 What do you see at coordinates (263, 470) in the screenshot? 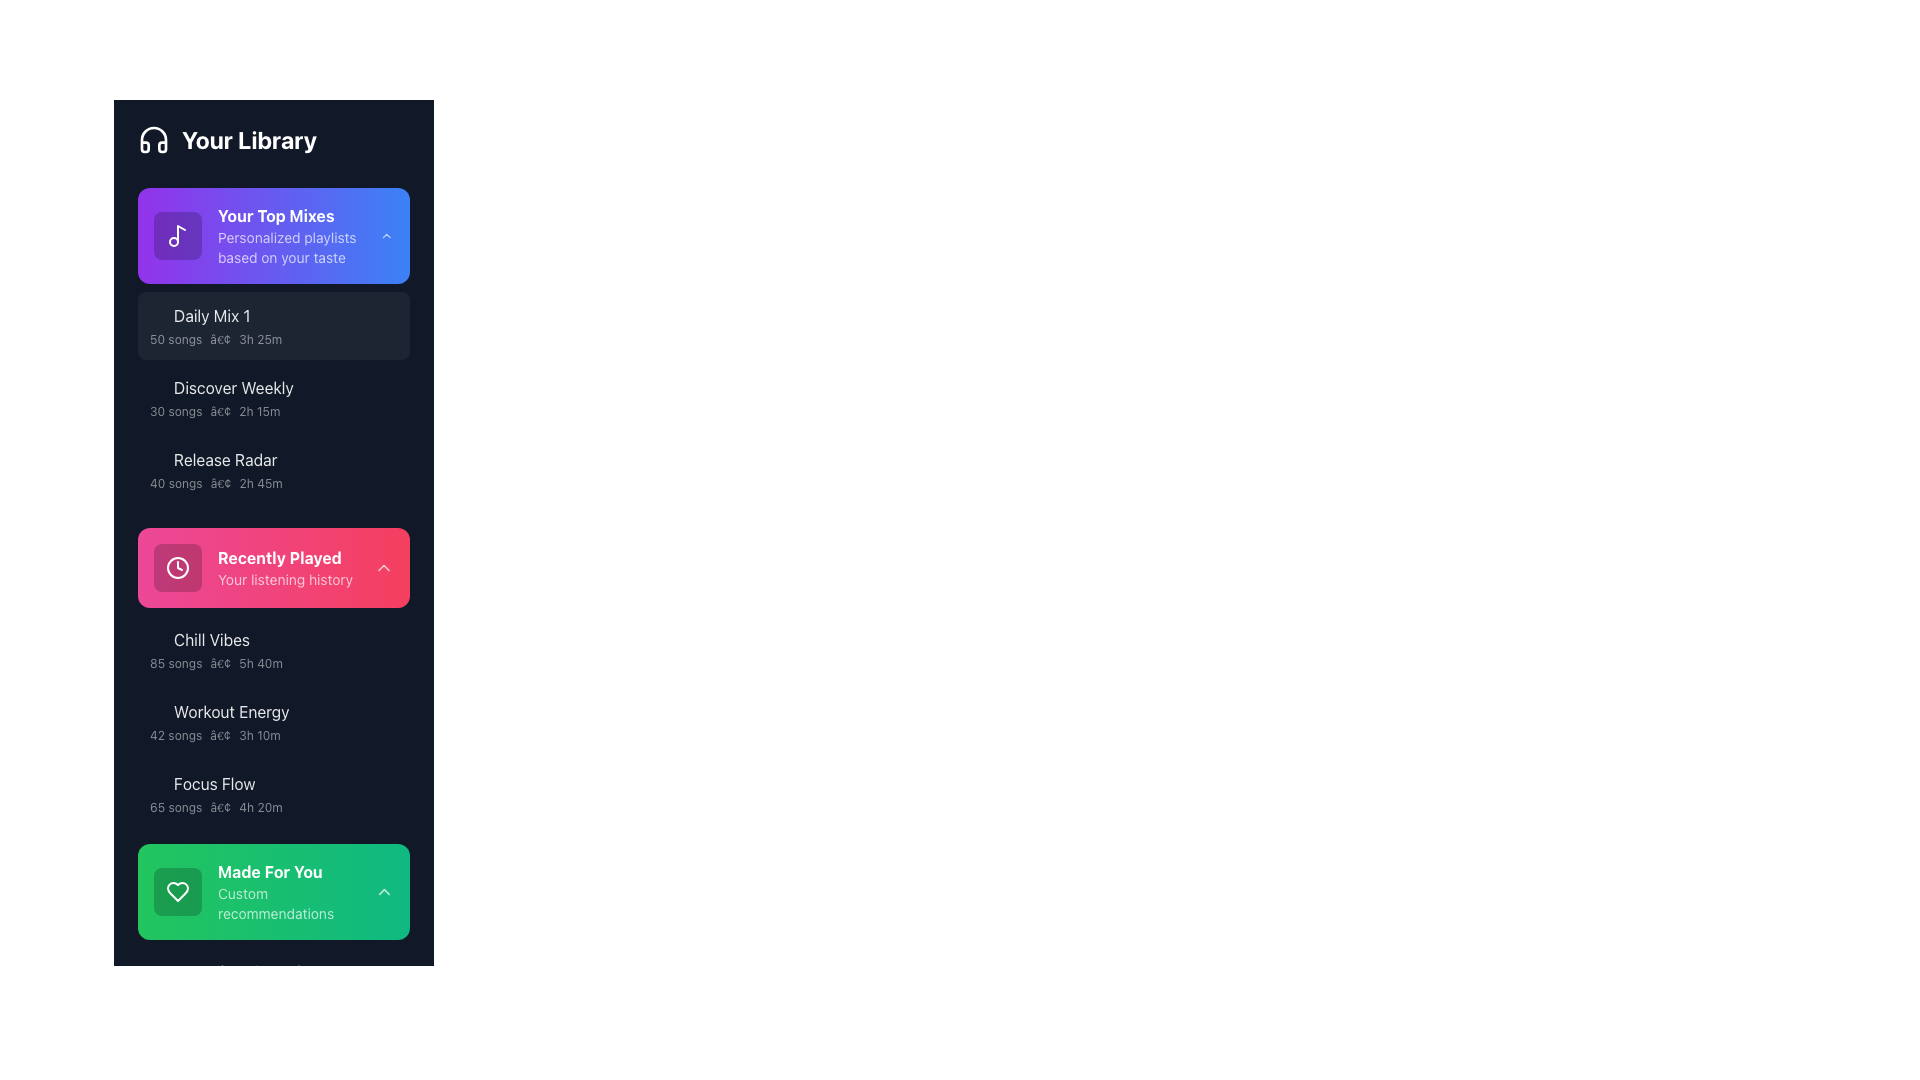
I see `the clickable link or playlist card for the 'Release Radar' playlist located in the left-hand navigation pane, positioned between 'Discover Weekly' and 'Recently Played' sections to possibly reveal additional options or details` at bounding box center [263, 470].